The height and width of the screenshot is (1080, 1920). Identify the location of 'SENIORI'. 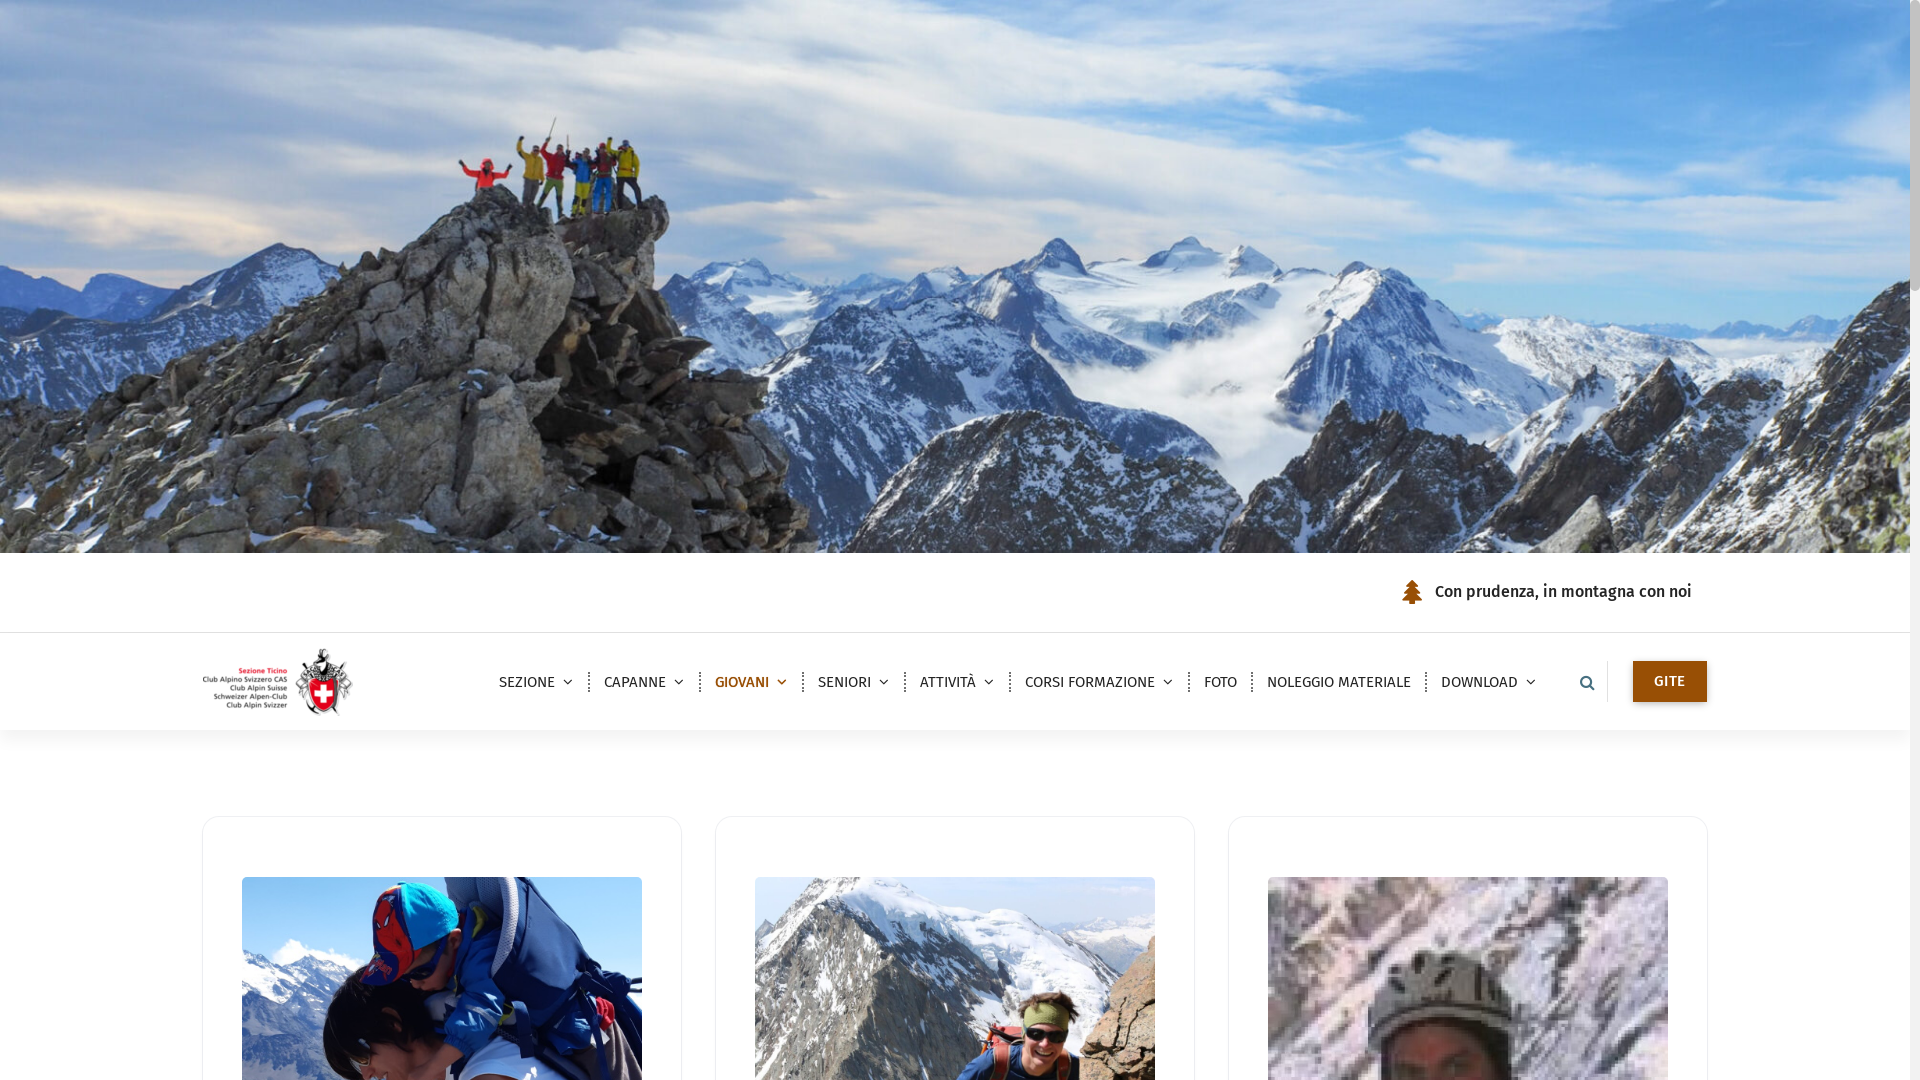
(801, 681).